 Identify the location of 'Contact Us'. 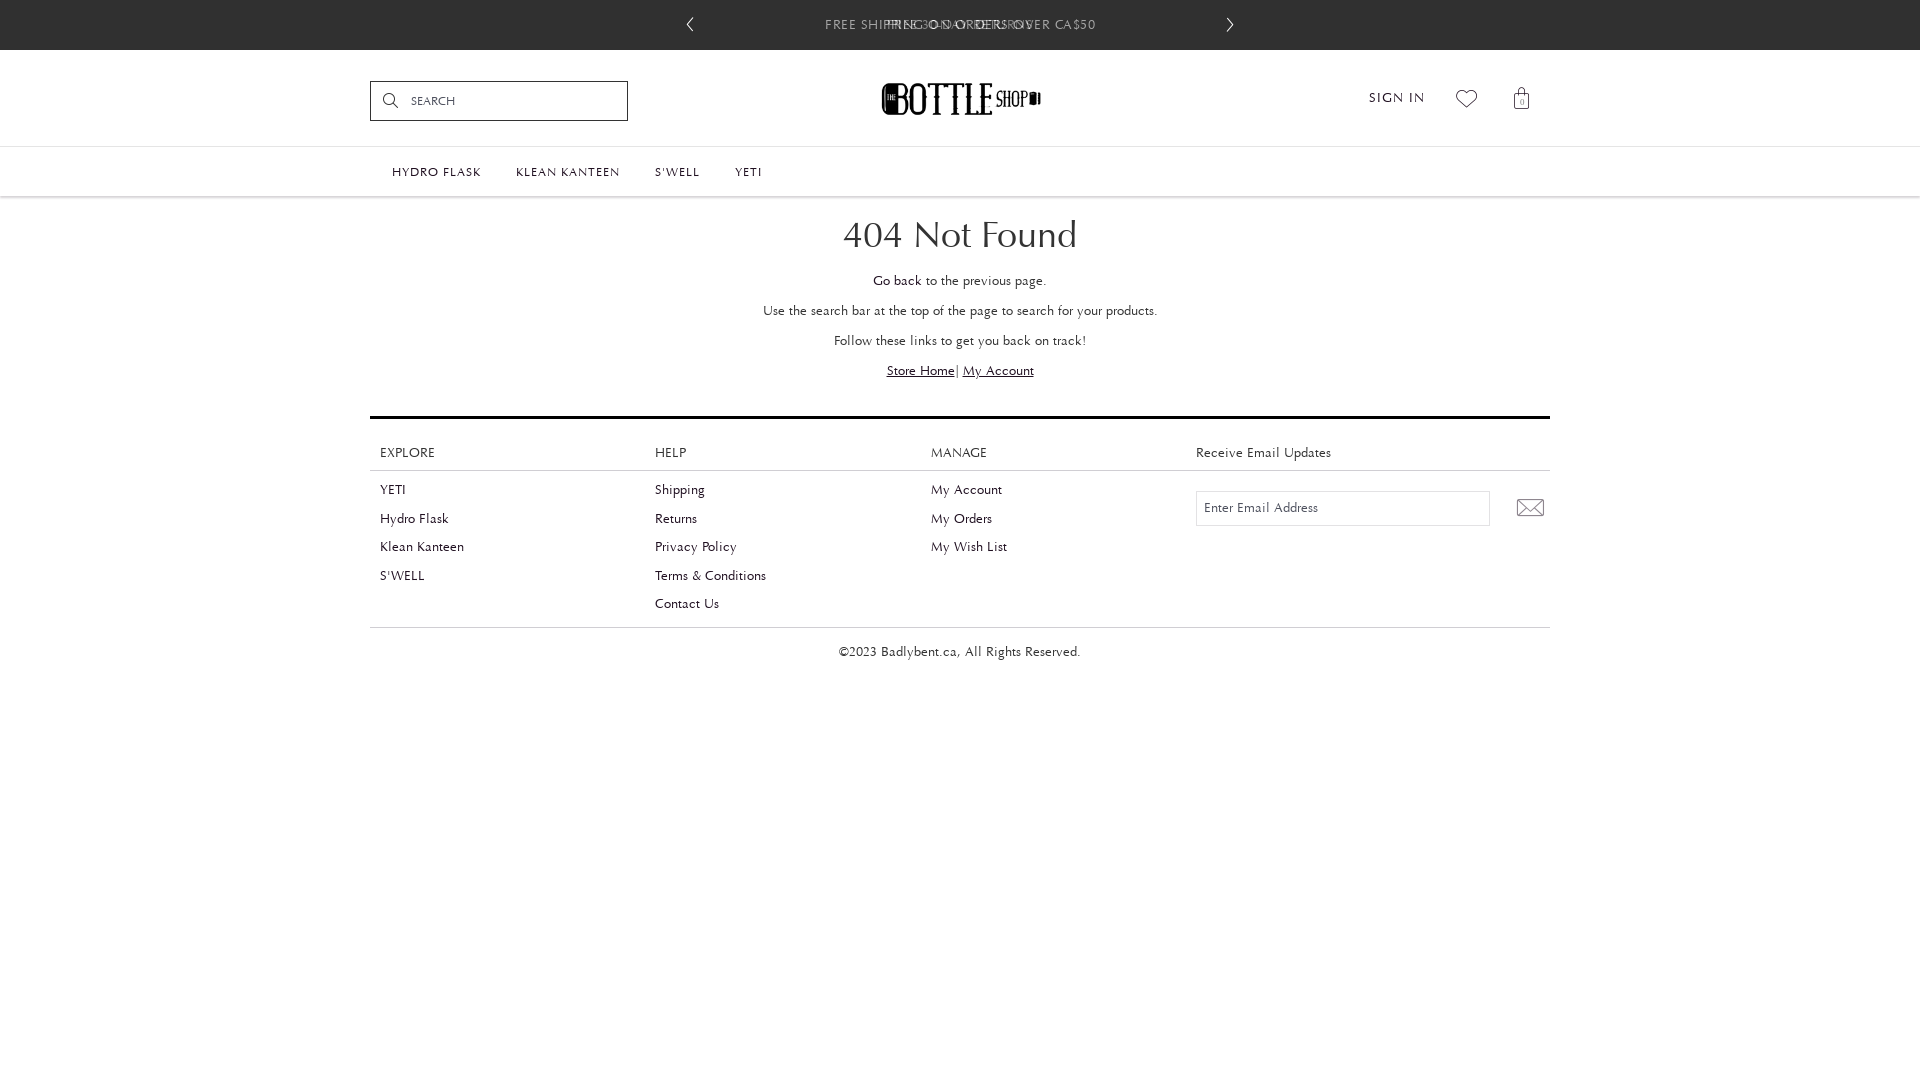
(654, 603).